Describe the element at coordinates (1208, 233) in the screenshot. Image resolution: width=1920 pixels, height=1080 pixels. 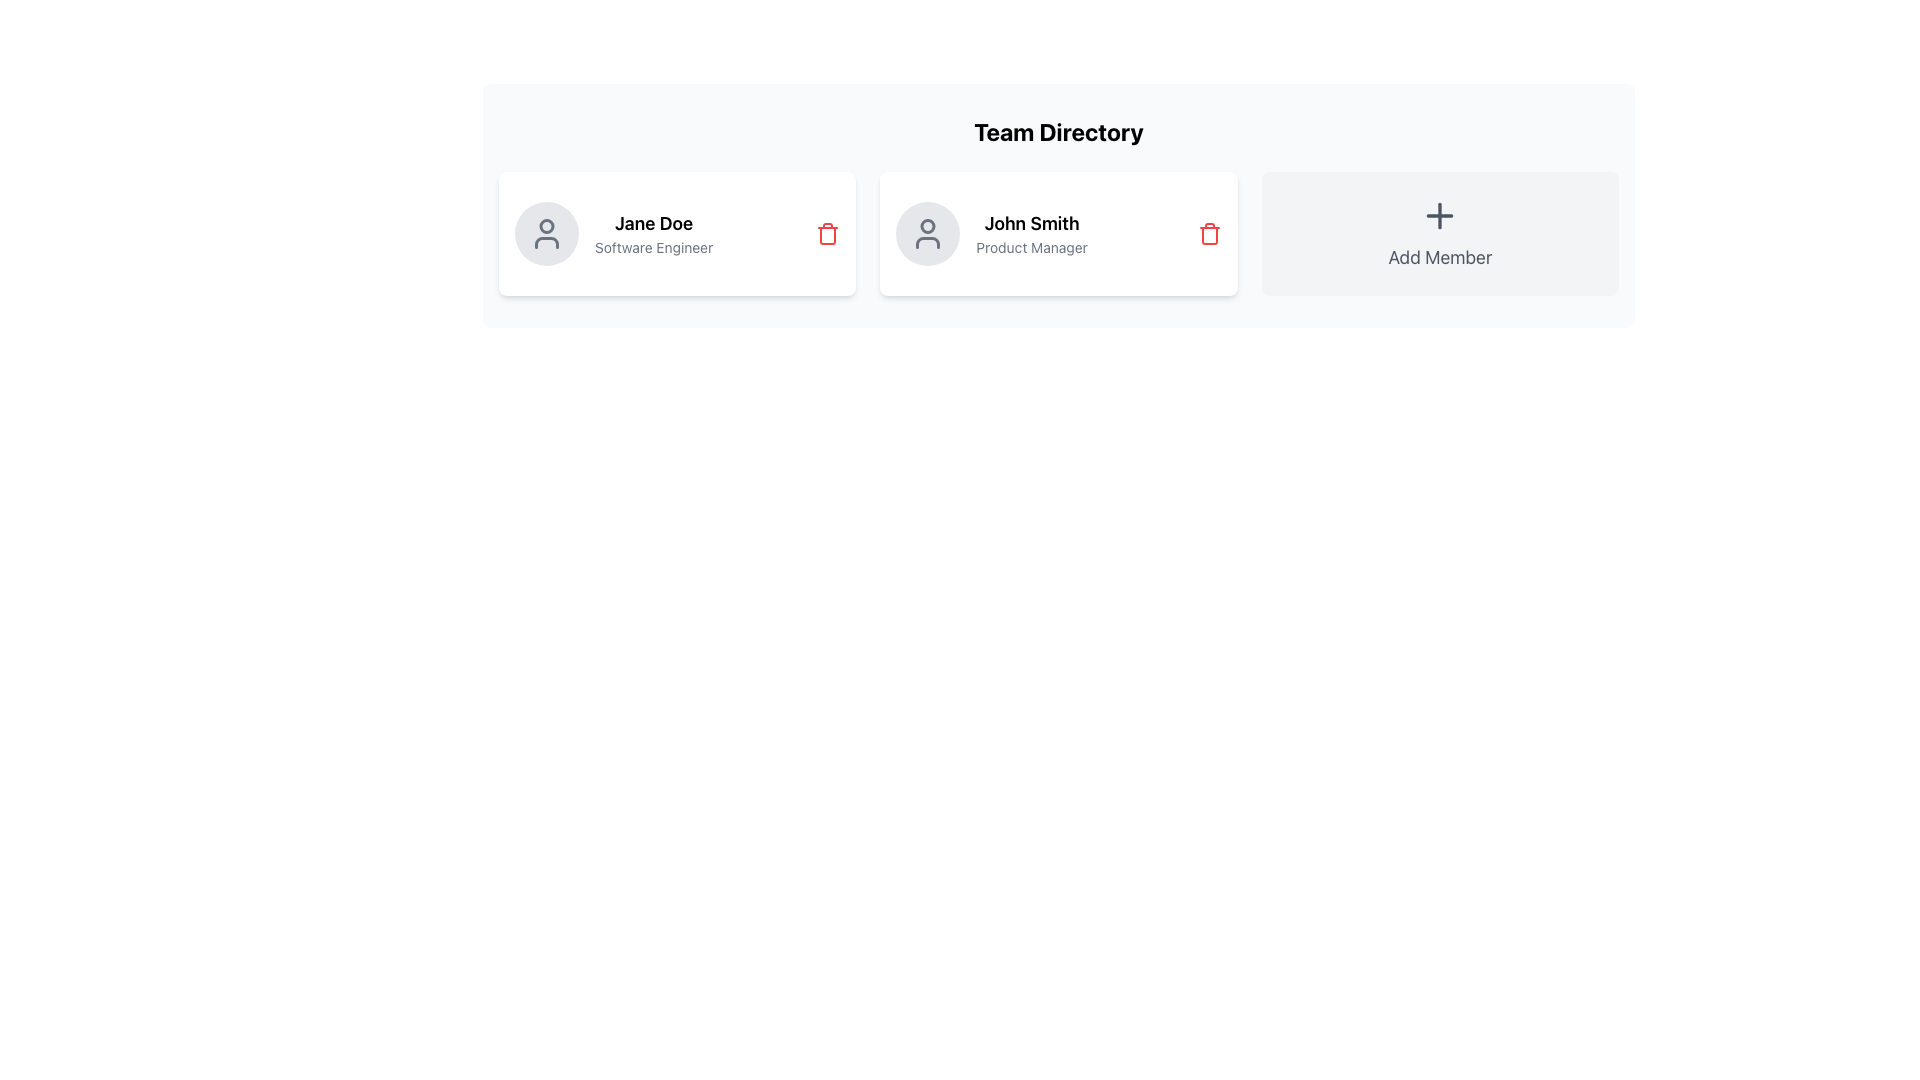
I see `the delete button icon located in the top-right corner of the card for 'John Smith, Product Manager'` at that location.